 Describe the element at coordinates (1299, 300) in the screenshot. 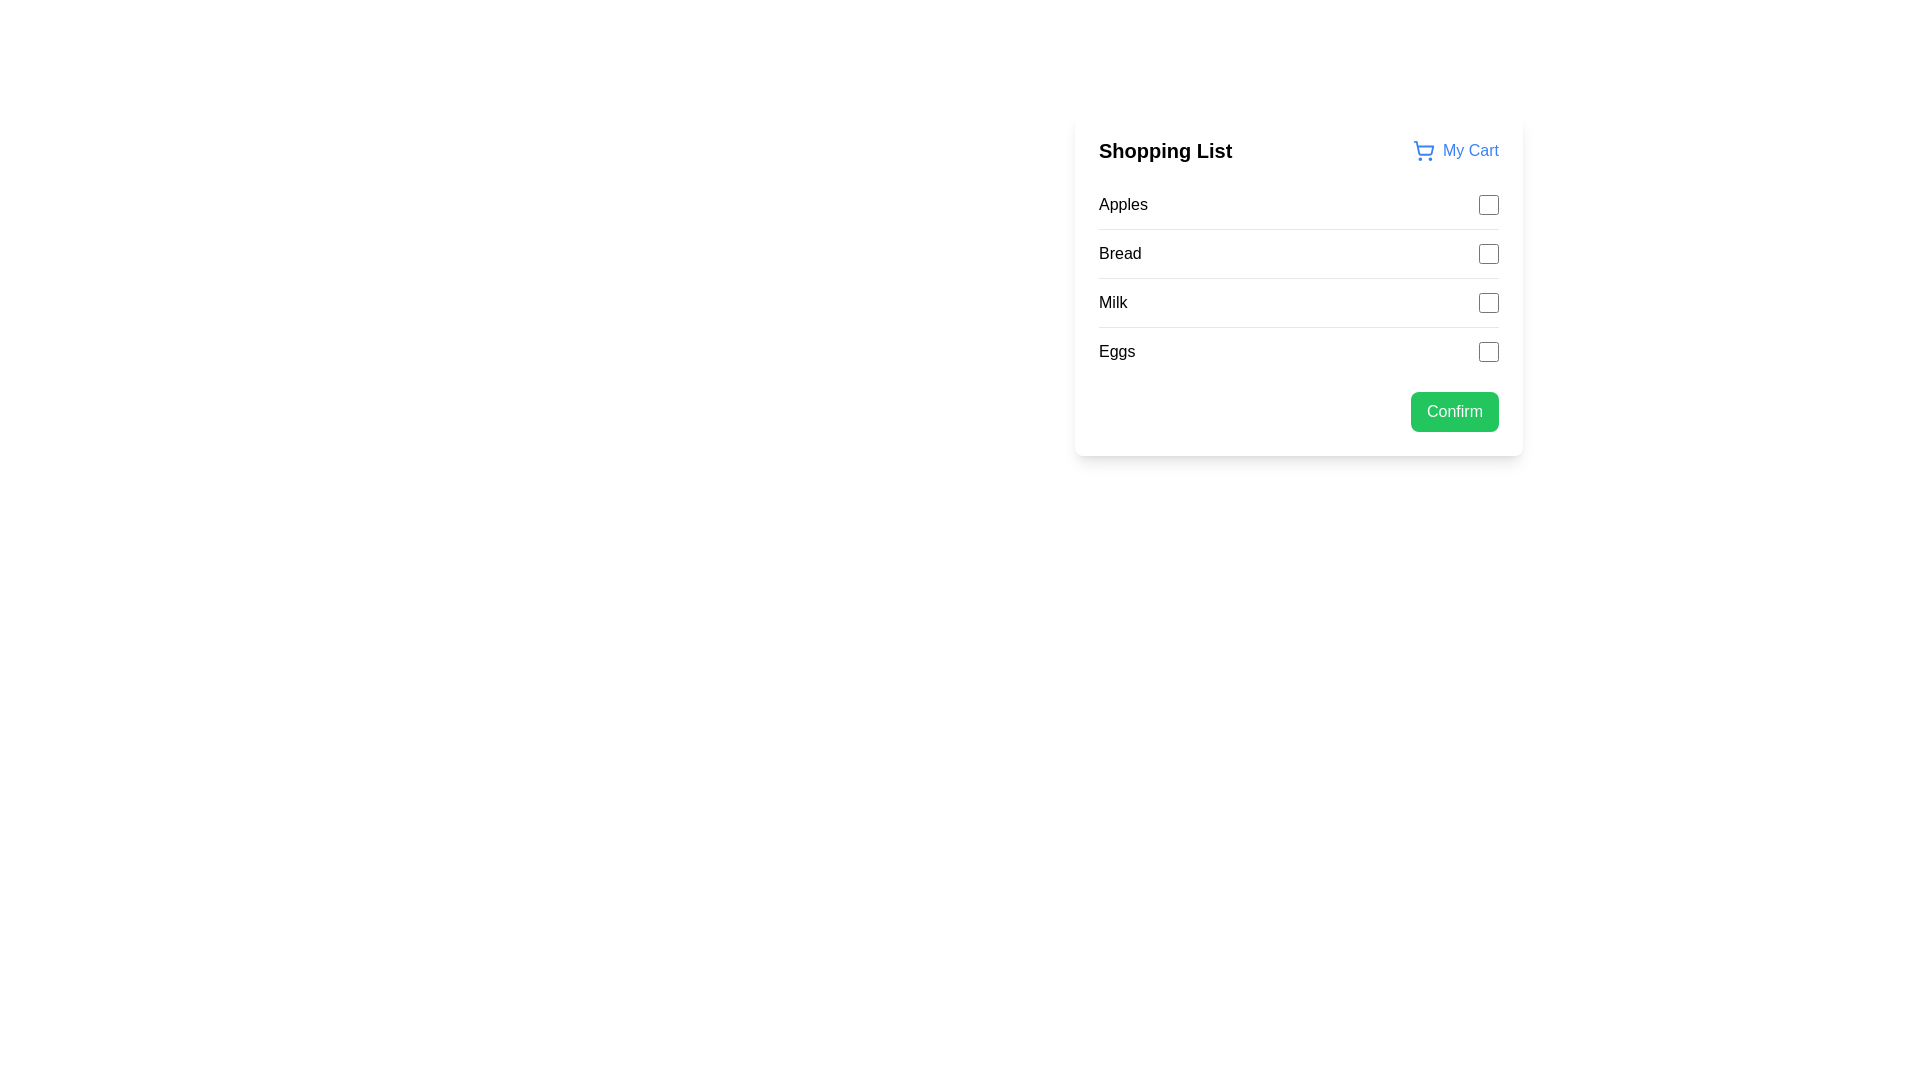

I see `the checkbox next to the 'Milk' item` at that location.